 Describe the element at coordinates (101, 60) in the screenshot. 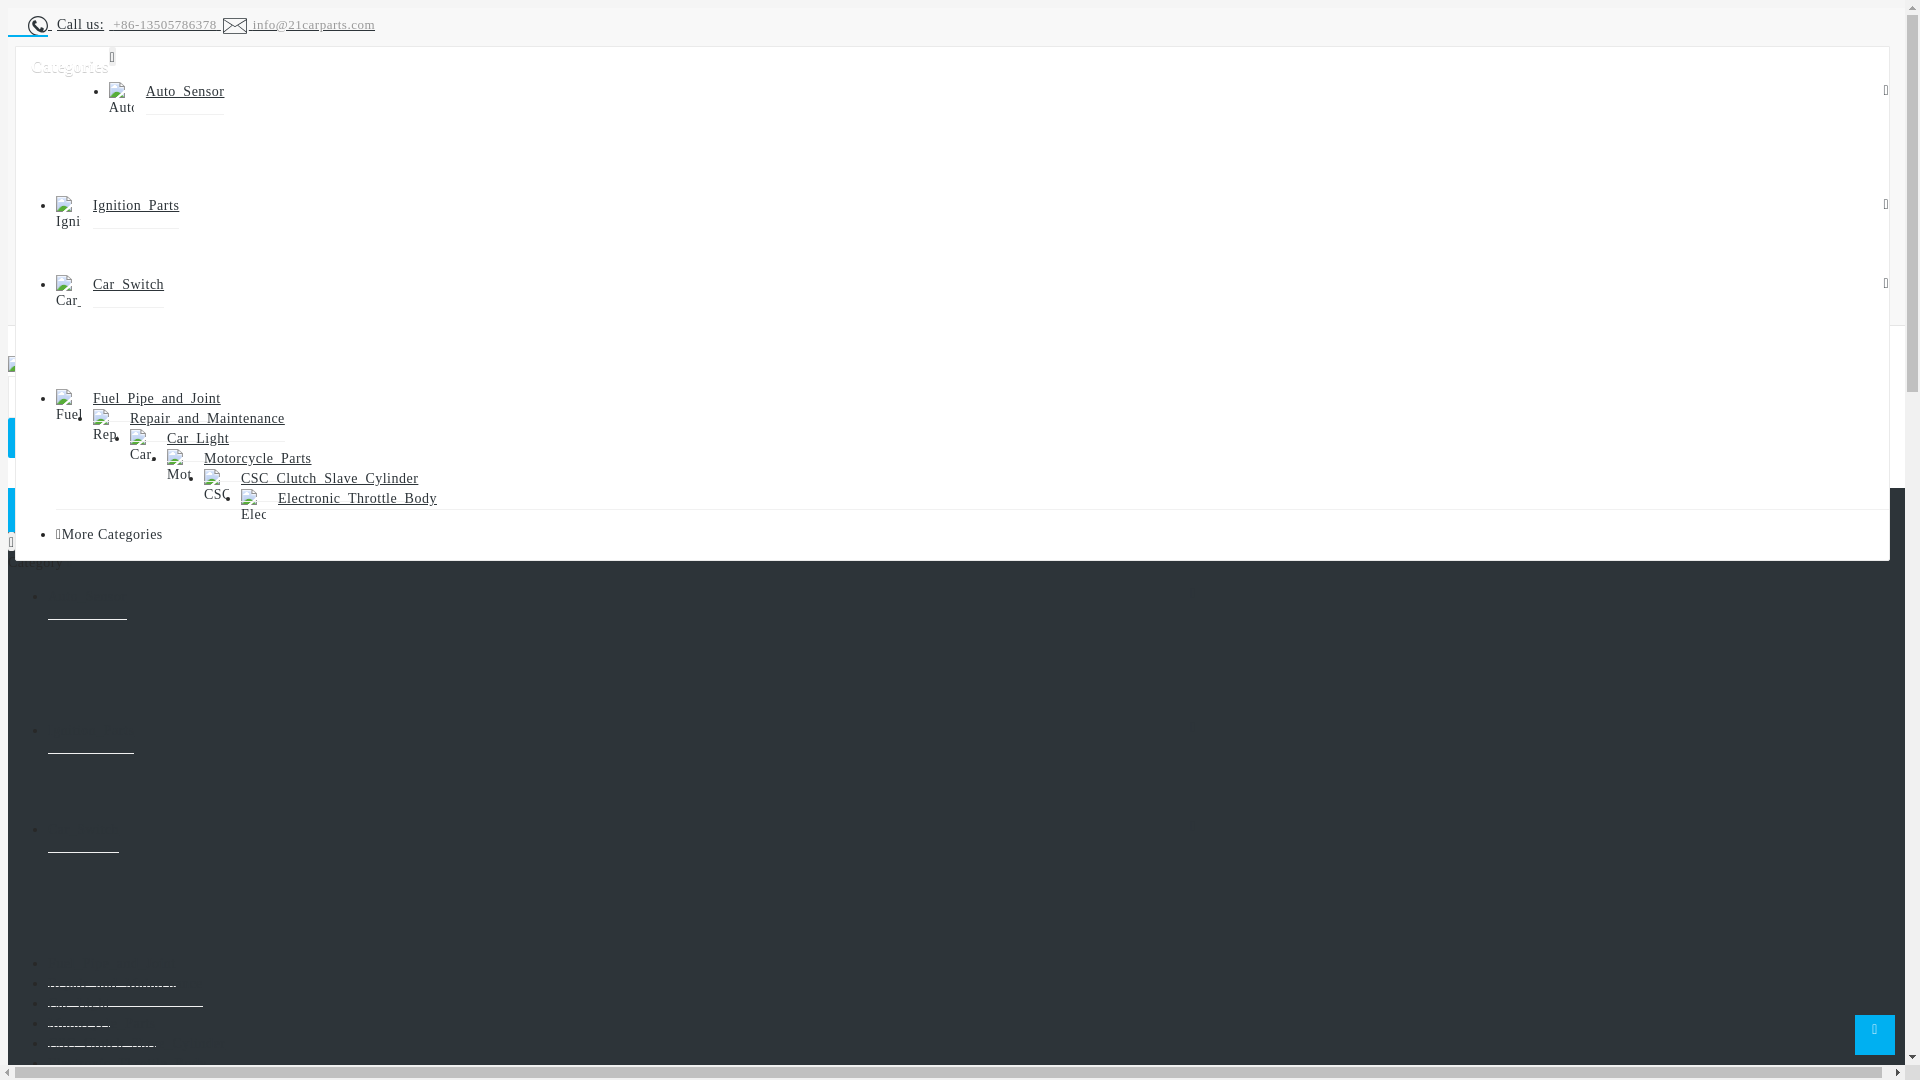

I see `'$ Currency '` at that location.